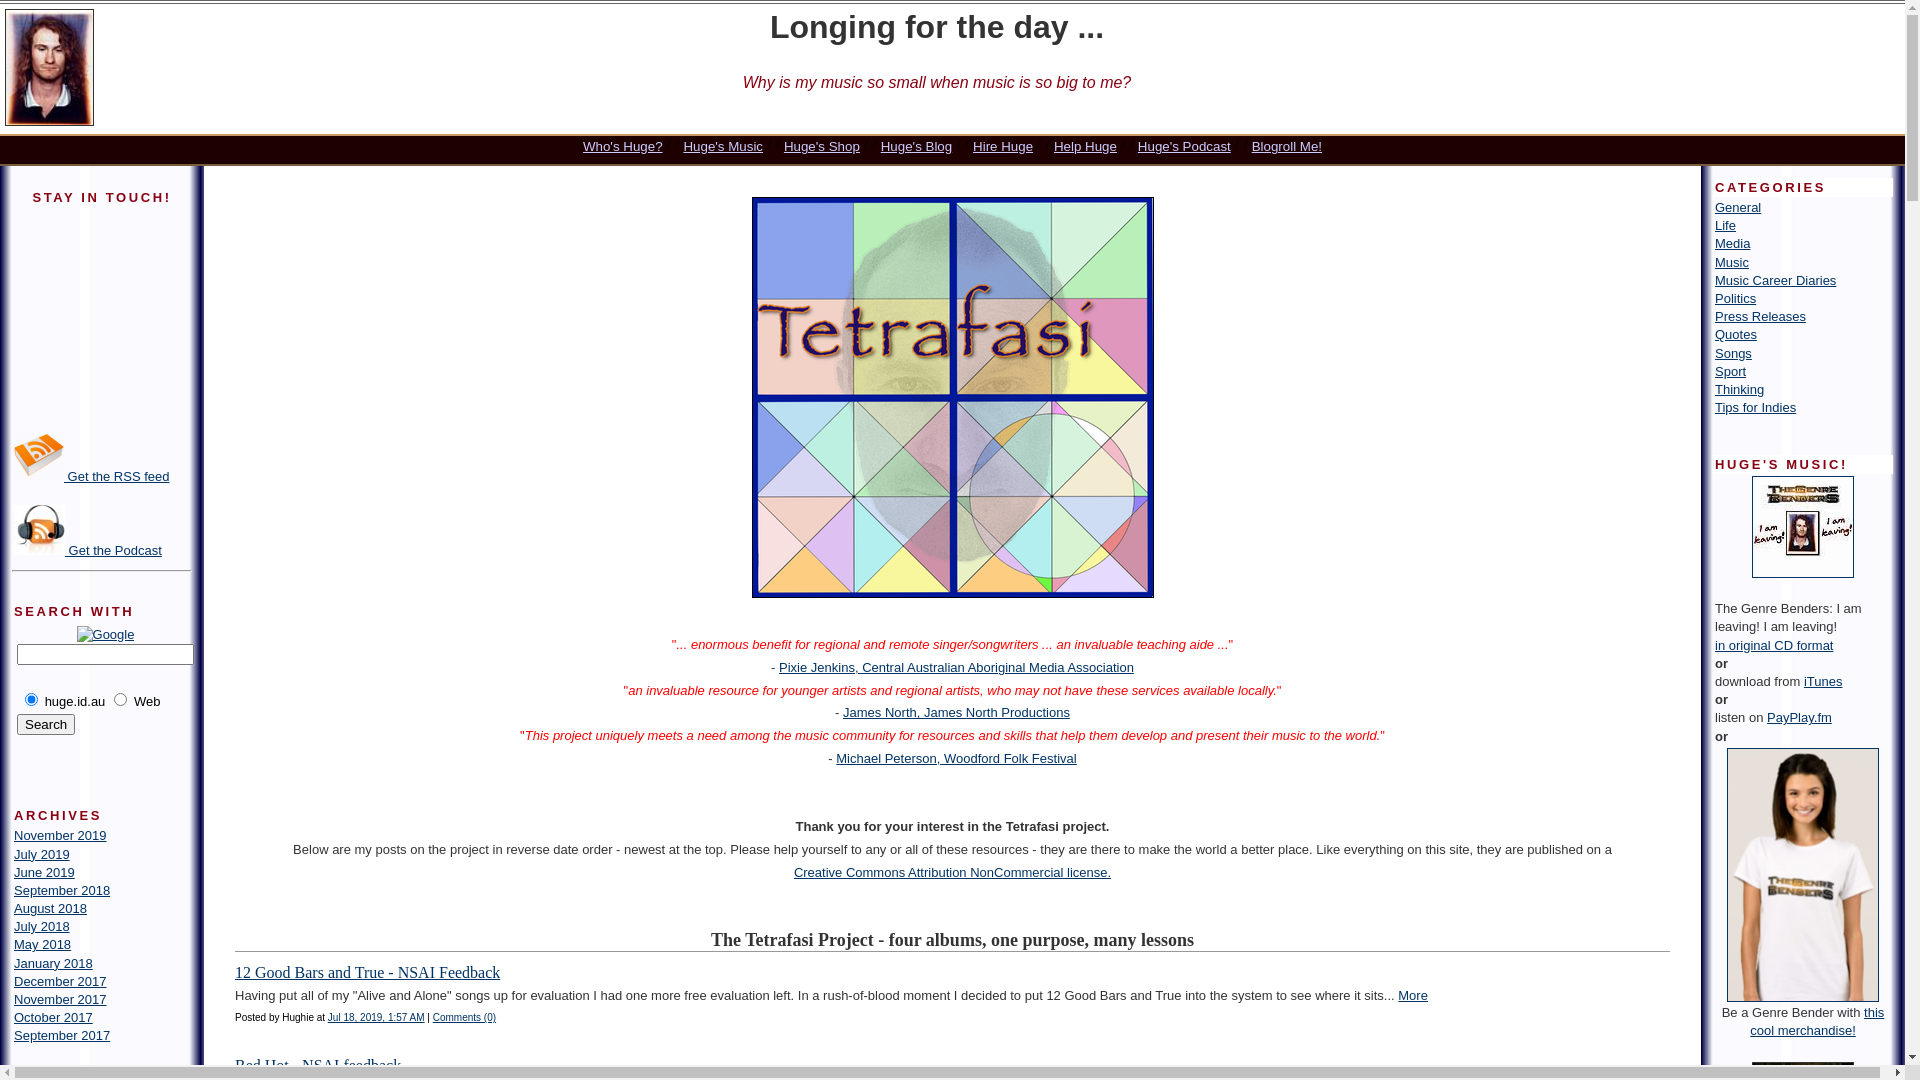 The height and width of the screenshot is (1080, 1920). I want to click on 'Get the Podcast', so click(86, 550).